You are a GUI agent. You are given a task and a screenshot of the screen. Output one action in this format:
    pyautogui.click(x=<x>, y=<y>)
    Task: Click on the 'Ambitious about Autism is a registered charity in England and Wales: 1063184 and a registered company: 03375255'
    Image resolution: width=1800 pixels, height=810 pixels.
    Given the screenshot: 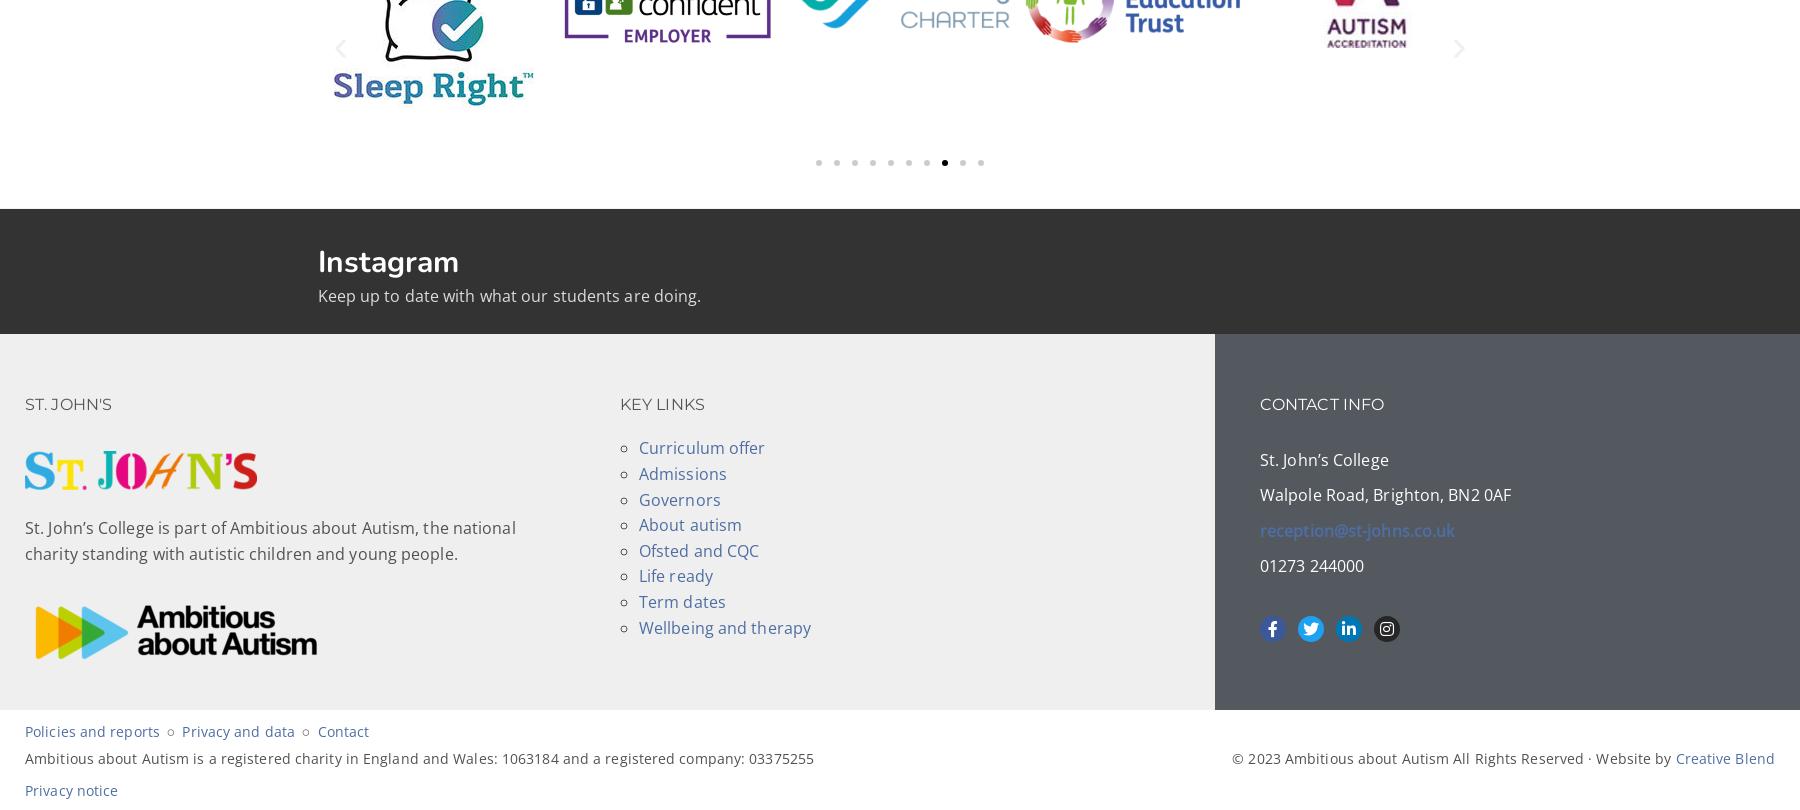 What is the action you would take?
    pyautogui.click(x=419, y=757)
    